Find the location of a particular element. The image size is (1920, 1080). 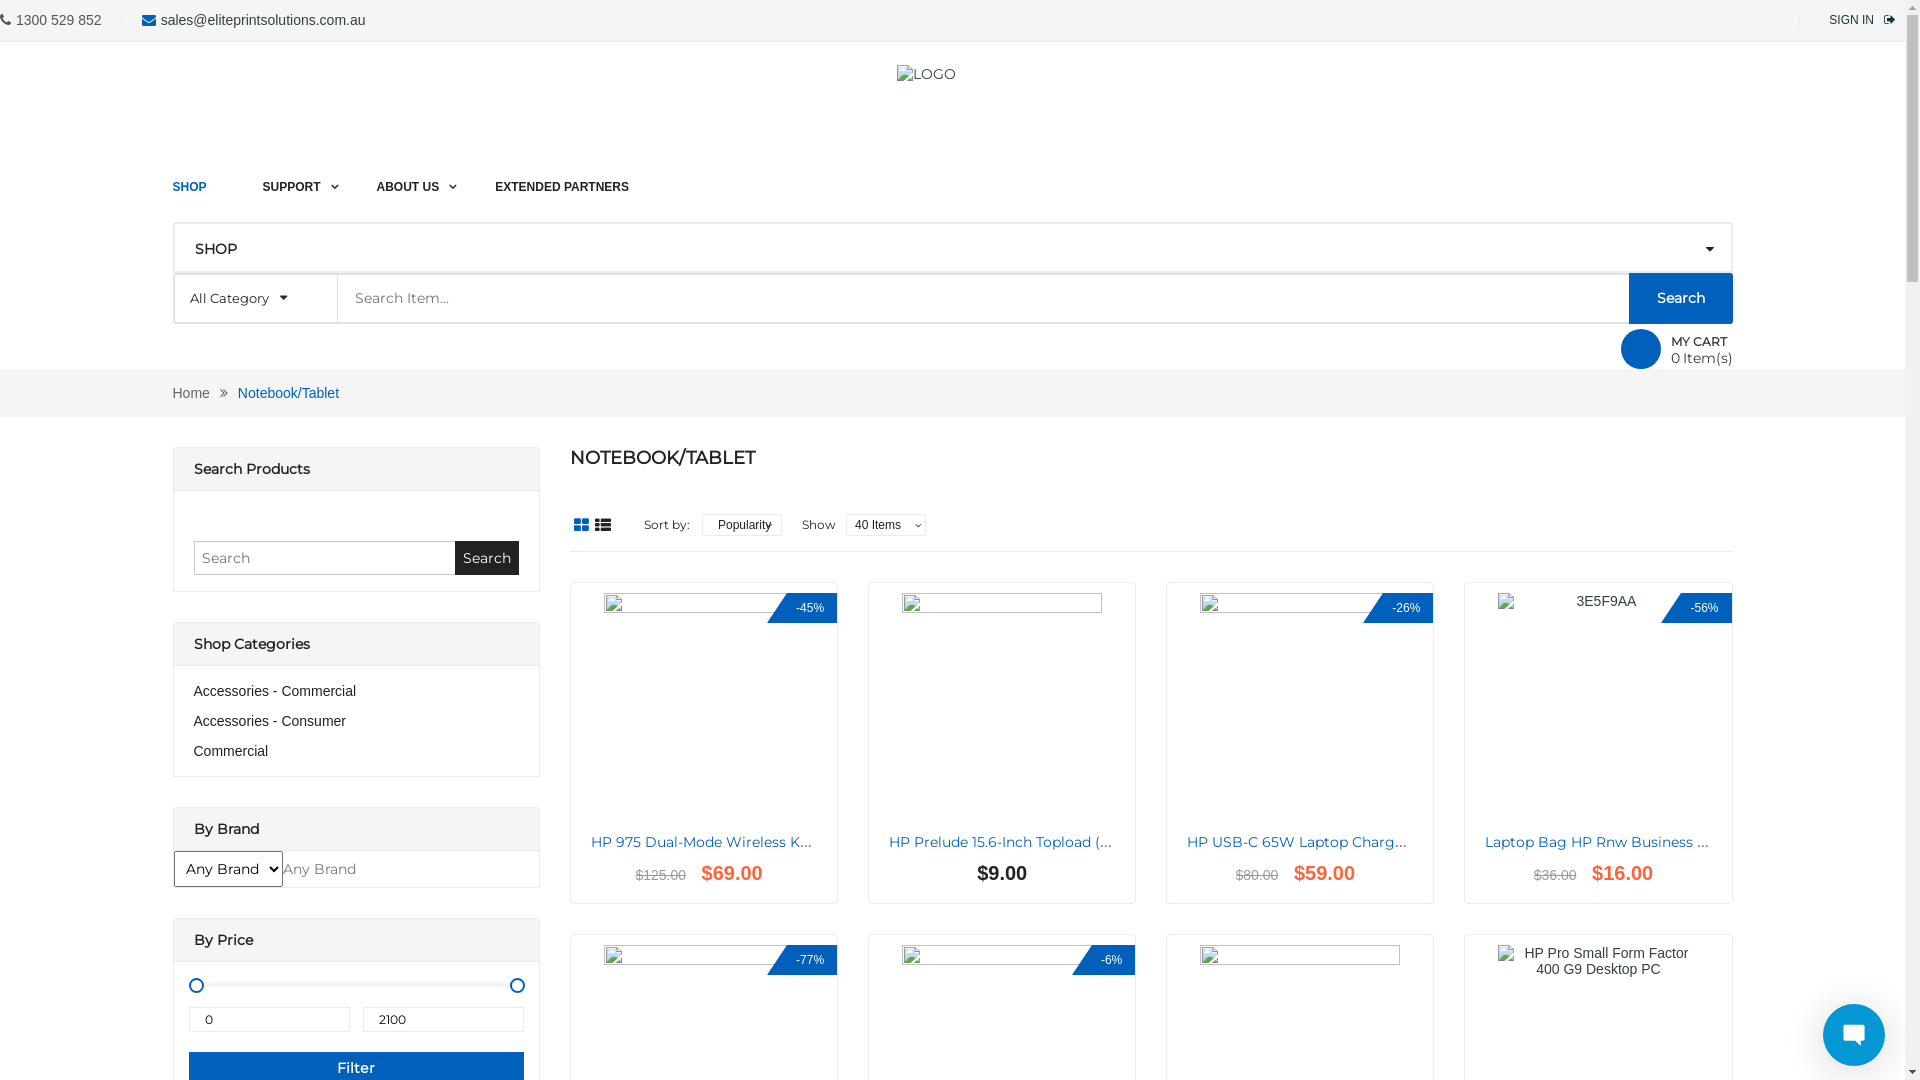

'SIGN IN' is located at coordinates (1851, 20).